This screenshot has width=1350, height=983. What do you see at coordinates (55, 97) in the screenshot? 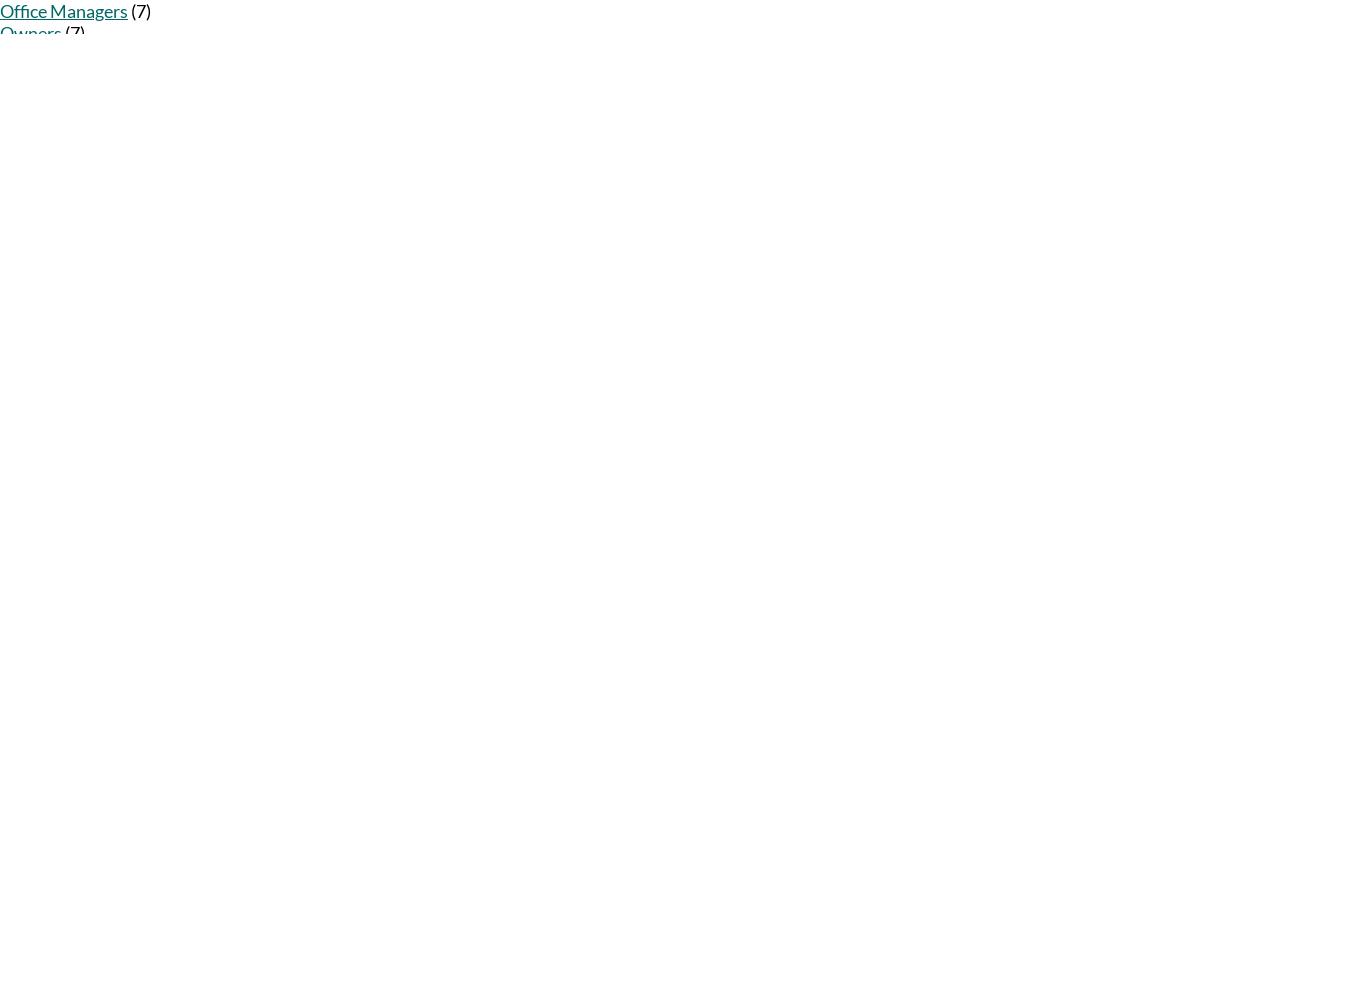
I see `'Uncategorized'` at bounding box center [55, 97].